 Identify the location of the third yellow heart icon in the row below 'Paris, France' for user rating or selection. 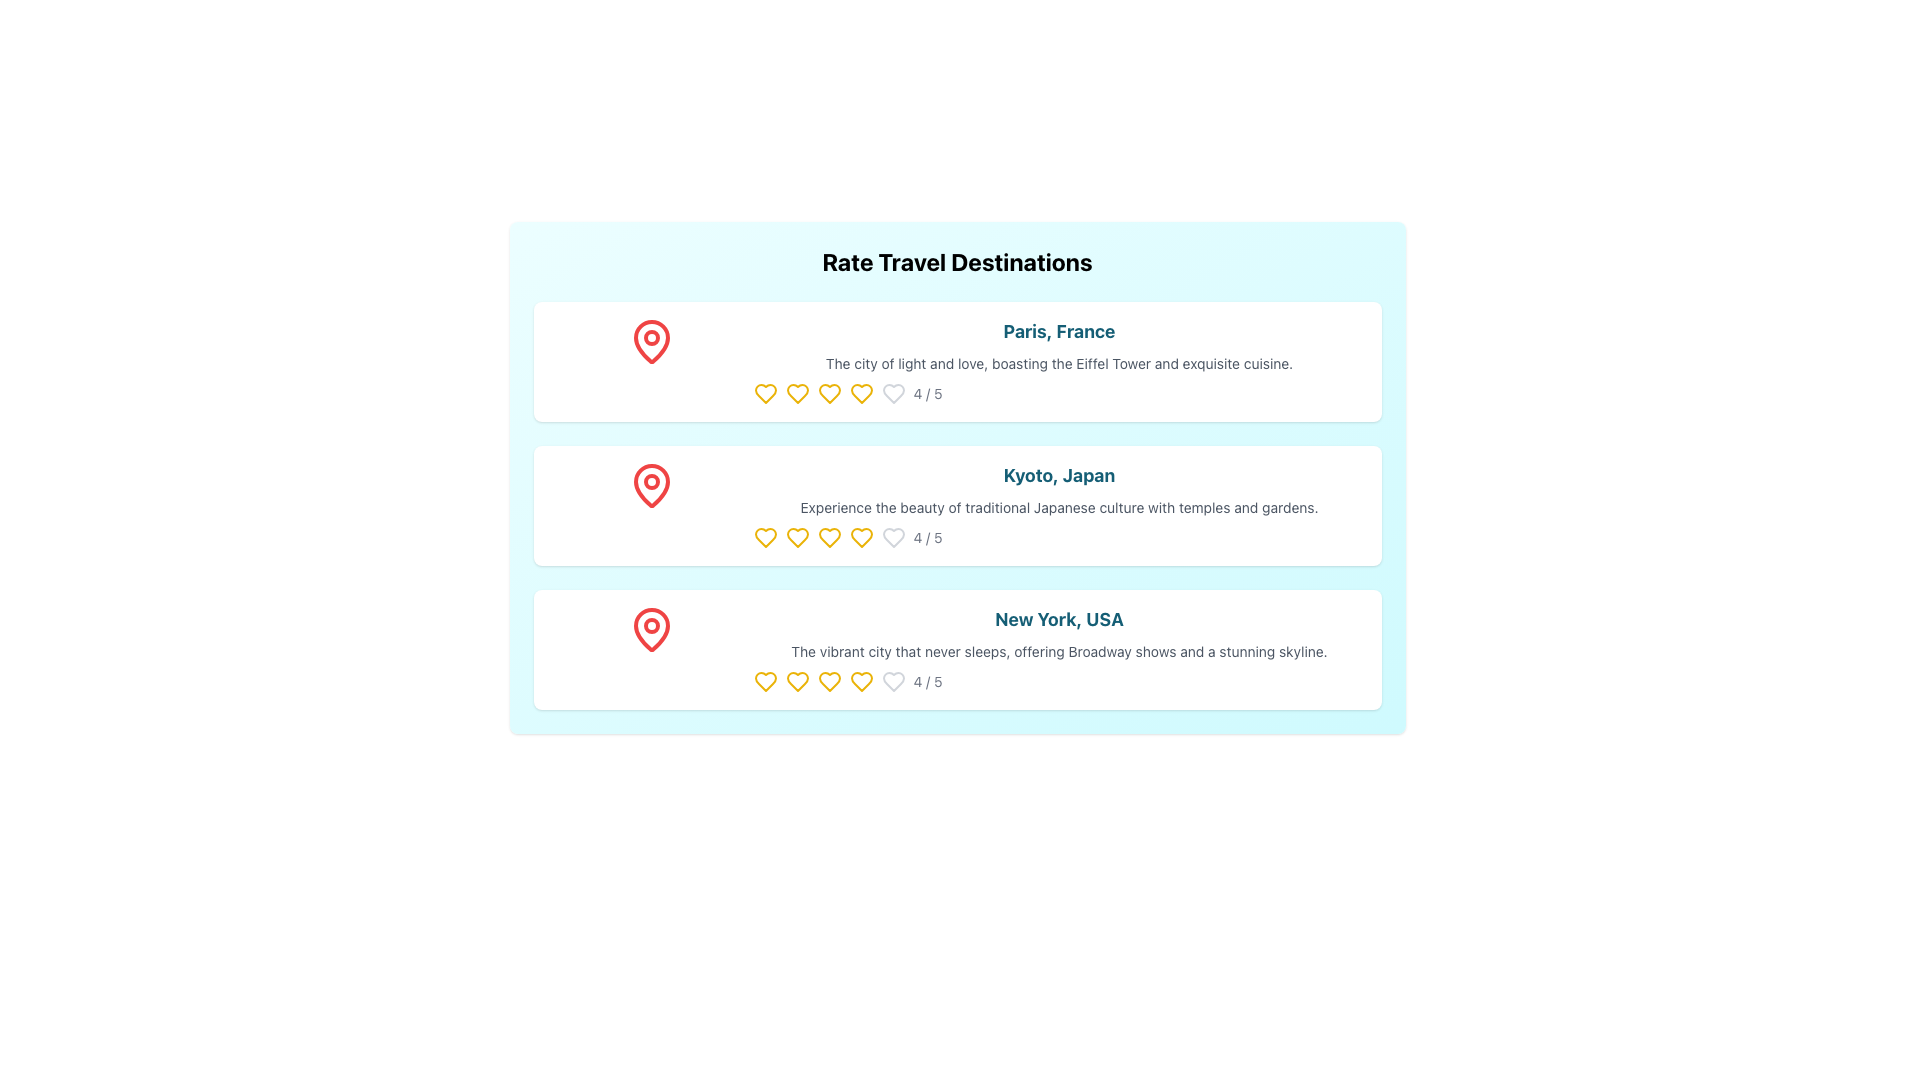
(796, 393).